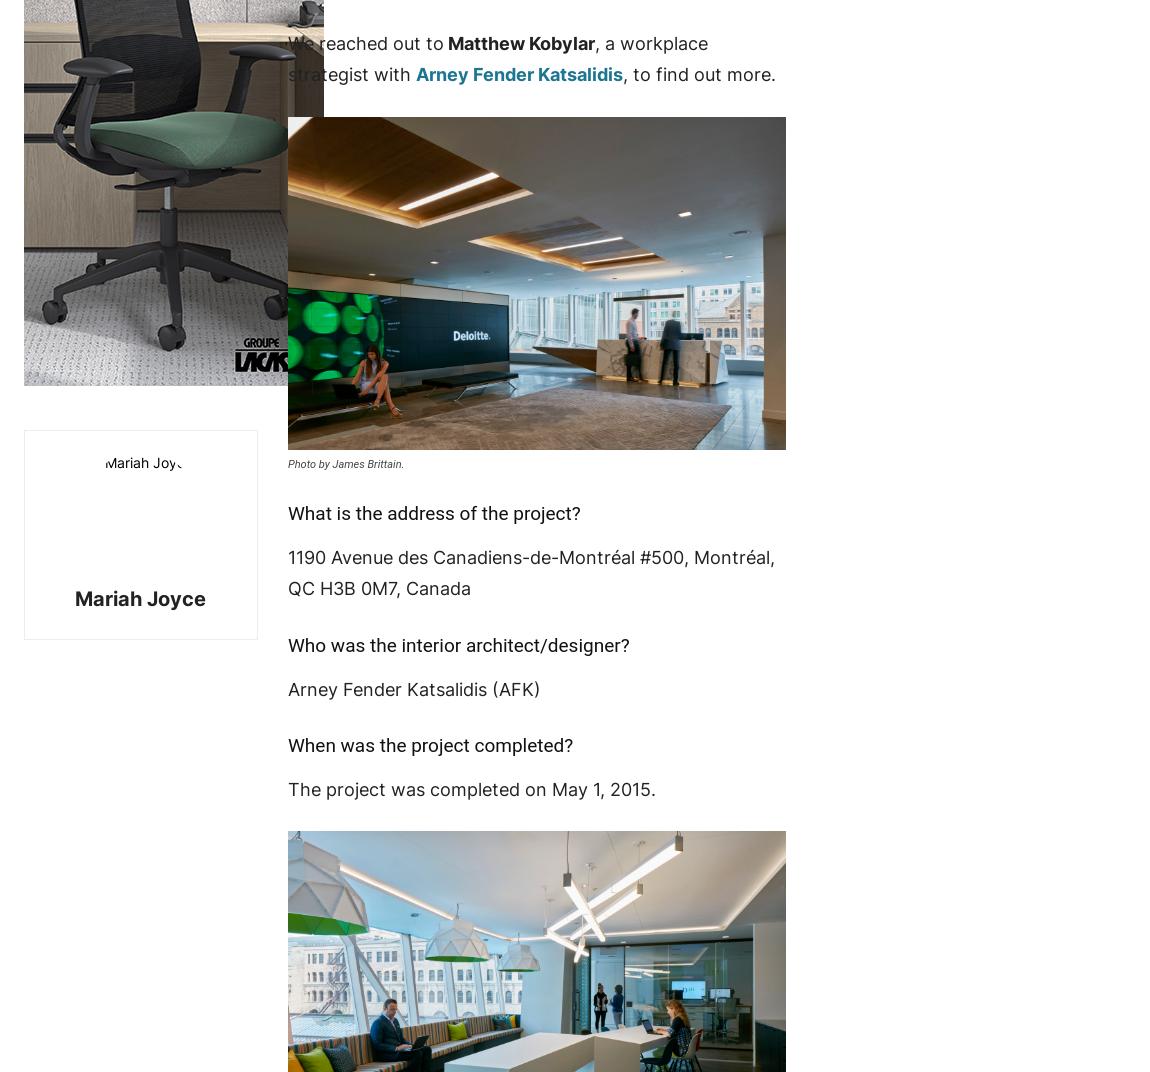 The width and height of the screenshot is (1150, 1072). I want to click on 'When was the project completed?', so click(429, 745).